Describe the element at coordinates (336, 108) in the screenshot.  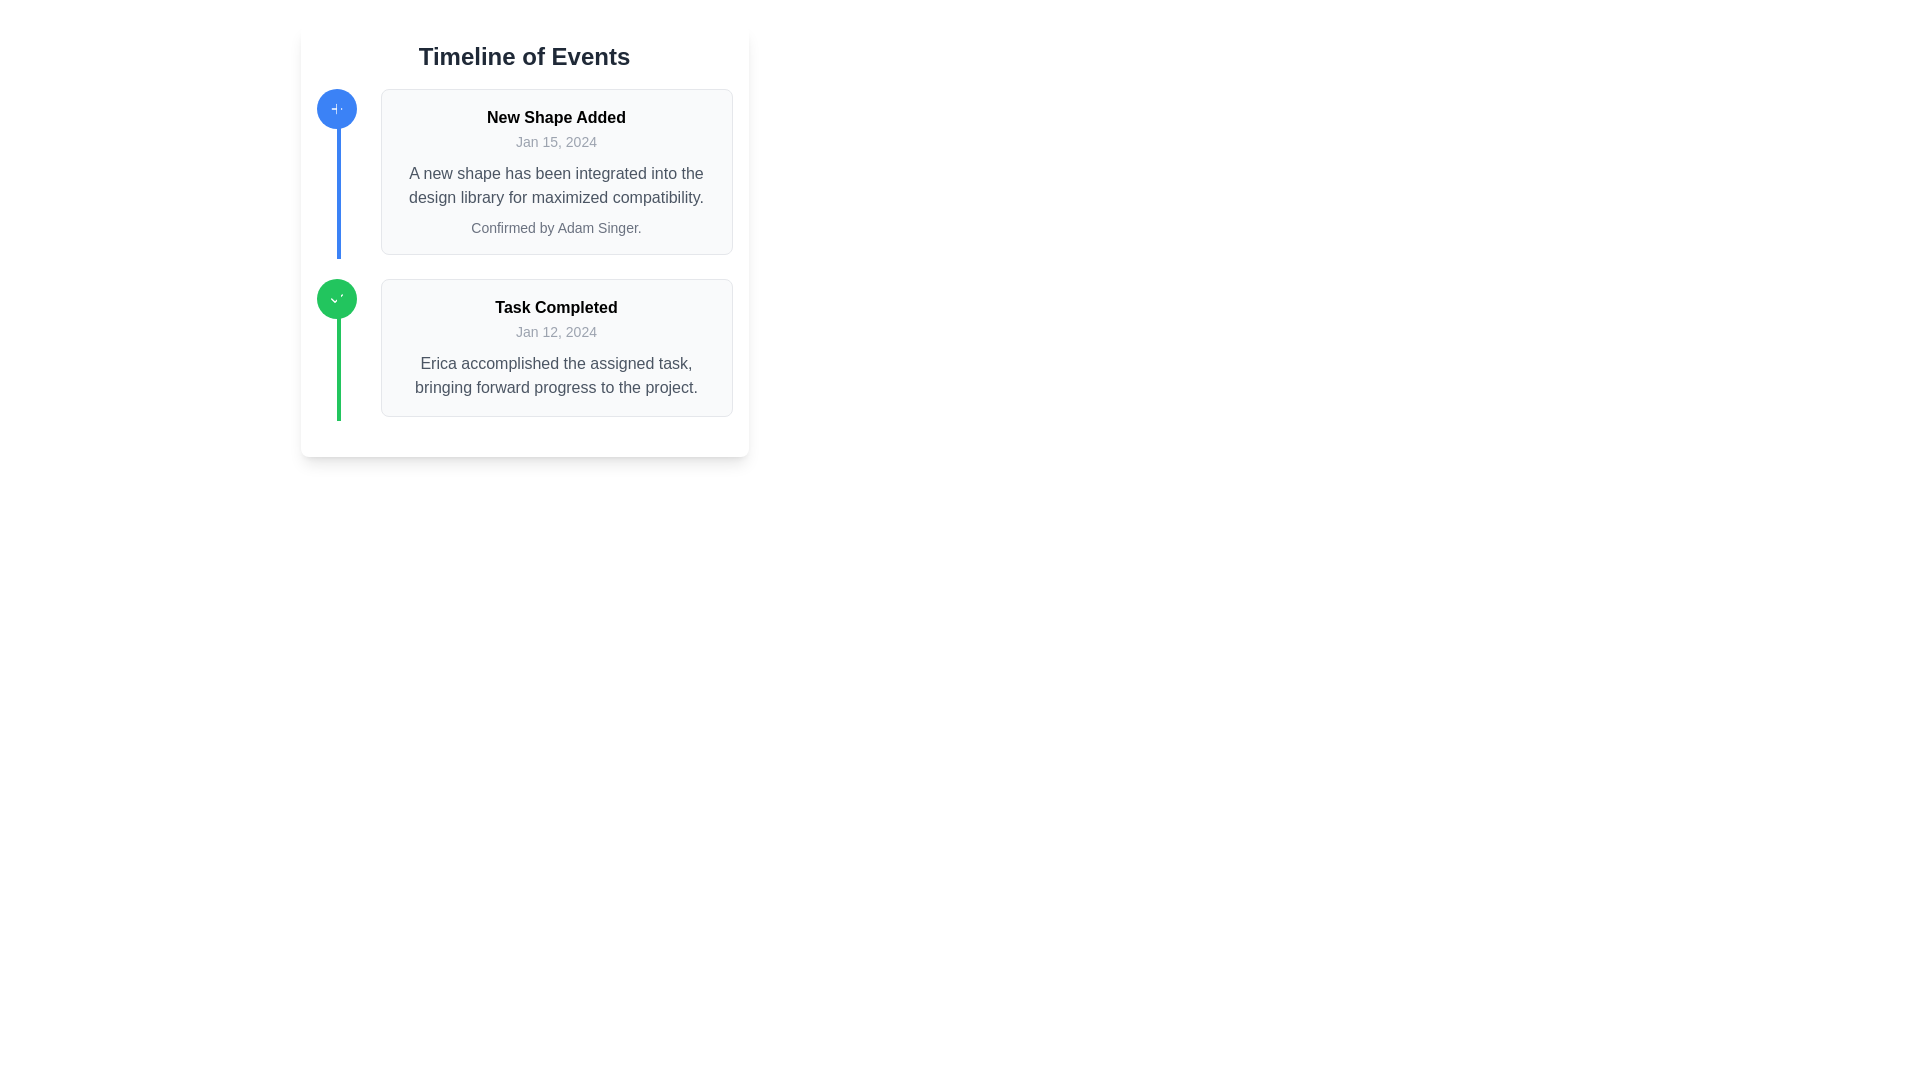
I see `the circular icon with a blue background and a white plus sign, located to the left of the 'New Shape Added' section in the timeline layout` at that location.